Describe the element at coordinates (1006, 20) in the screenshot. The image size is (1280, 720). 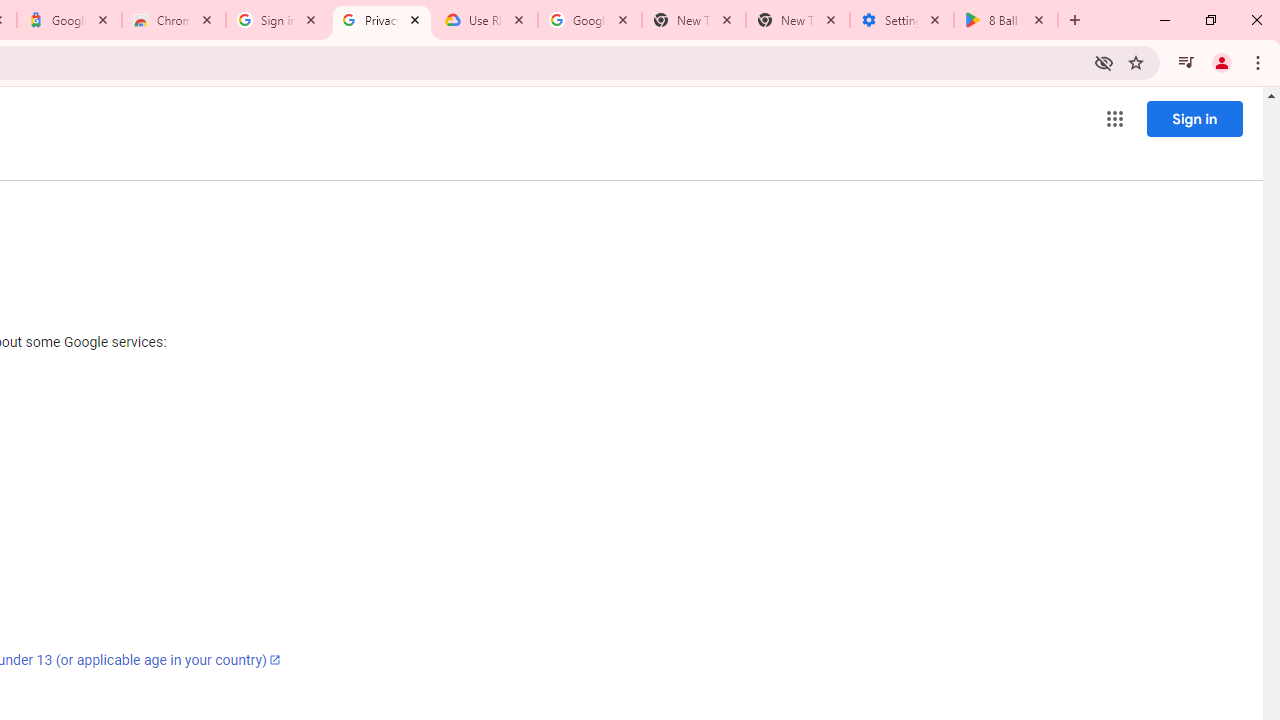
I see `'8 Ball Pool - Apps on Google Play'` at that location.